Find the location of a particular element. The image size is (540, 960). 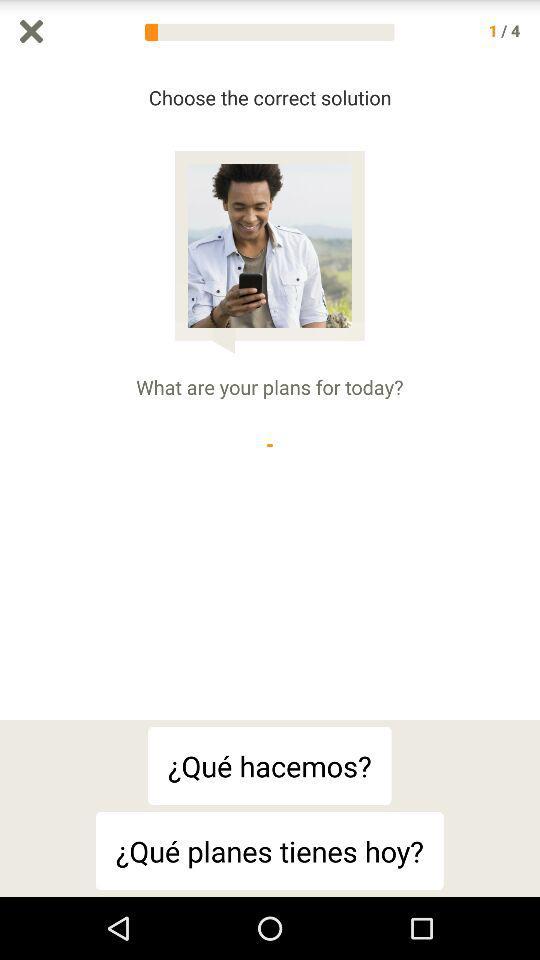

the close icon is located at coordinates (30, 32).